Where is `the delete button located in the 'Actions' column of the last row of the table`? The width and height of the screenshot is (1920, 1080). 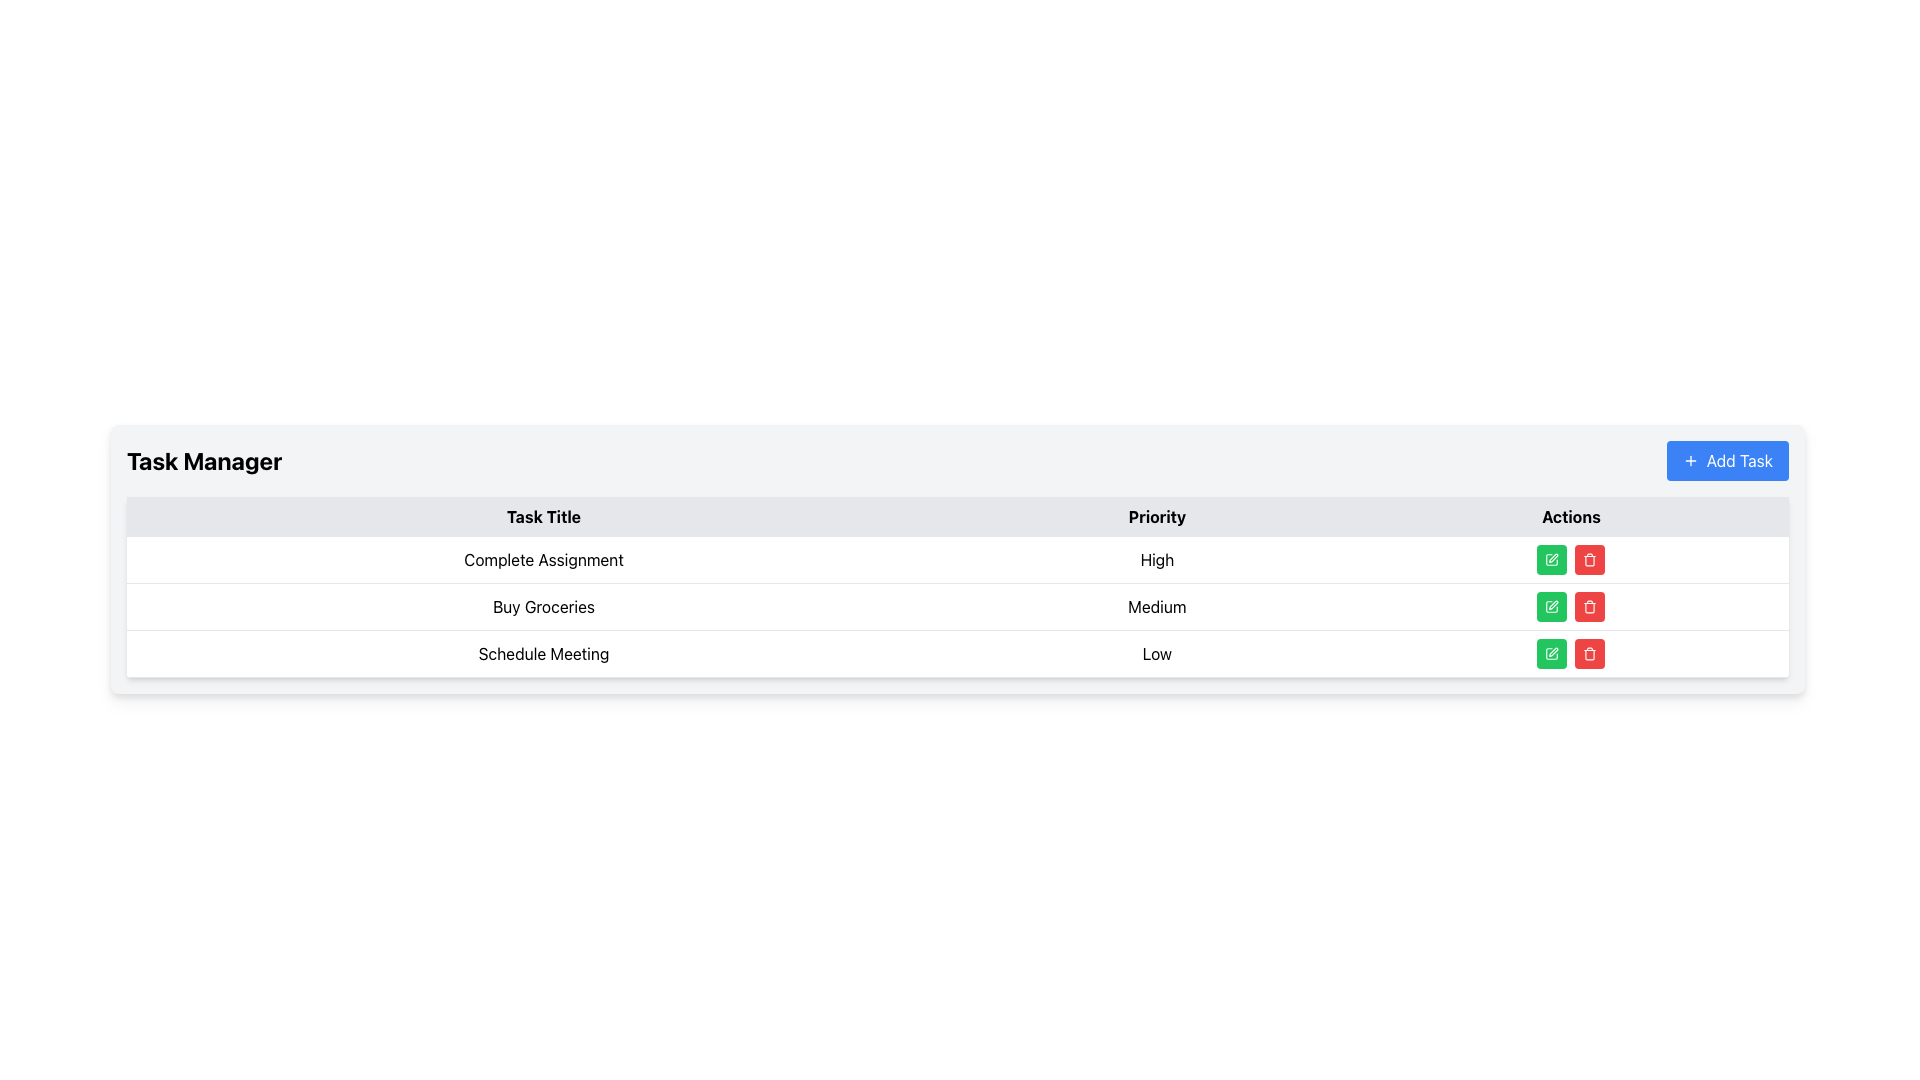
the delete button located in the 'Actions' column of the last row of the table is located at coordinates (1588, 654).